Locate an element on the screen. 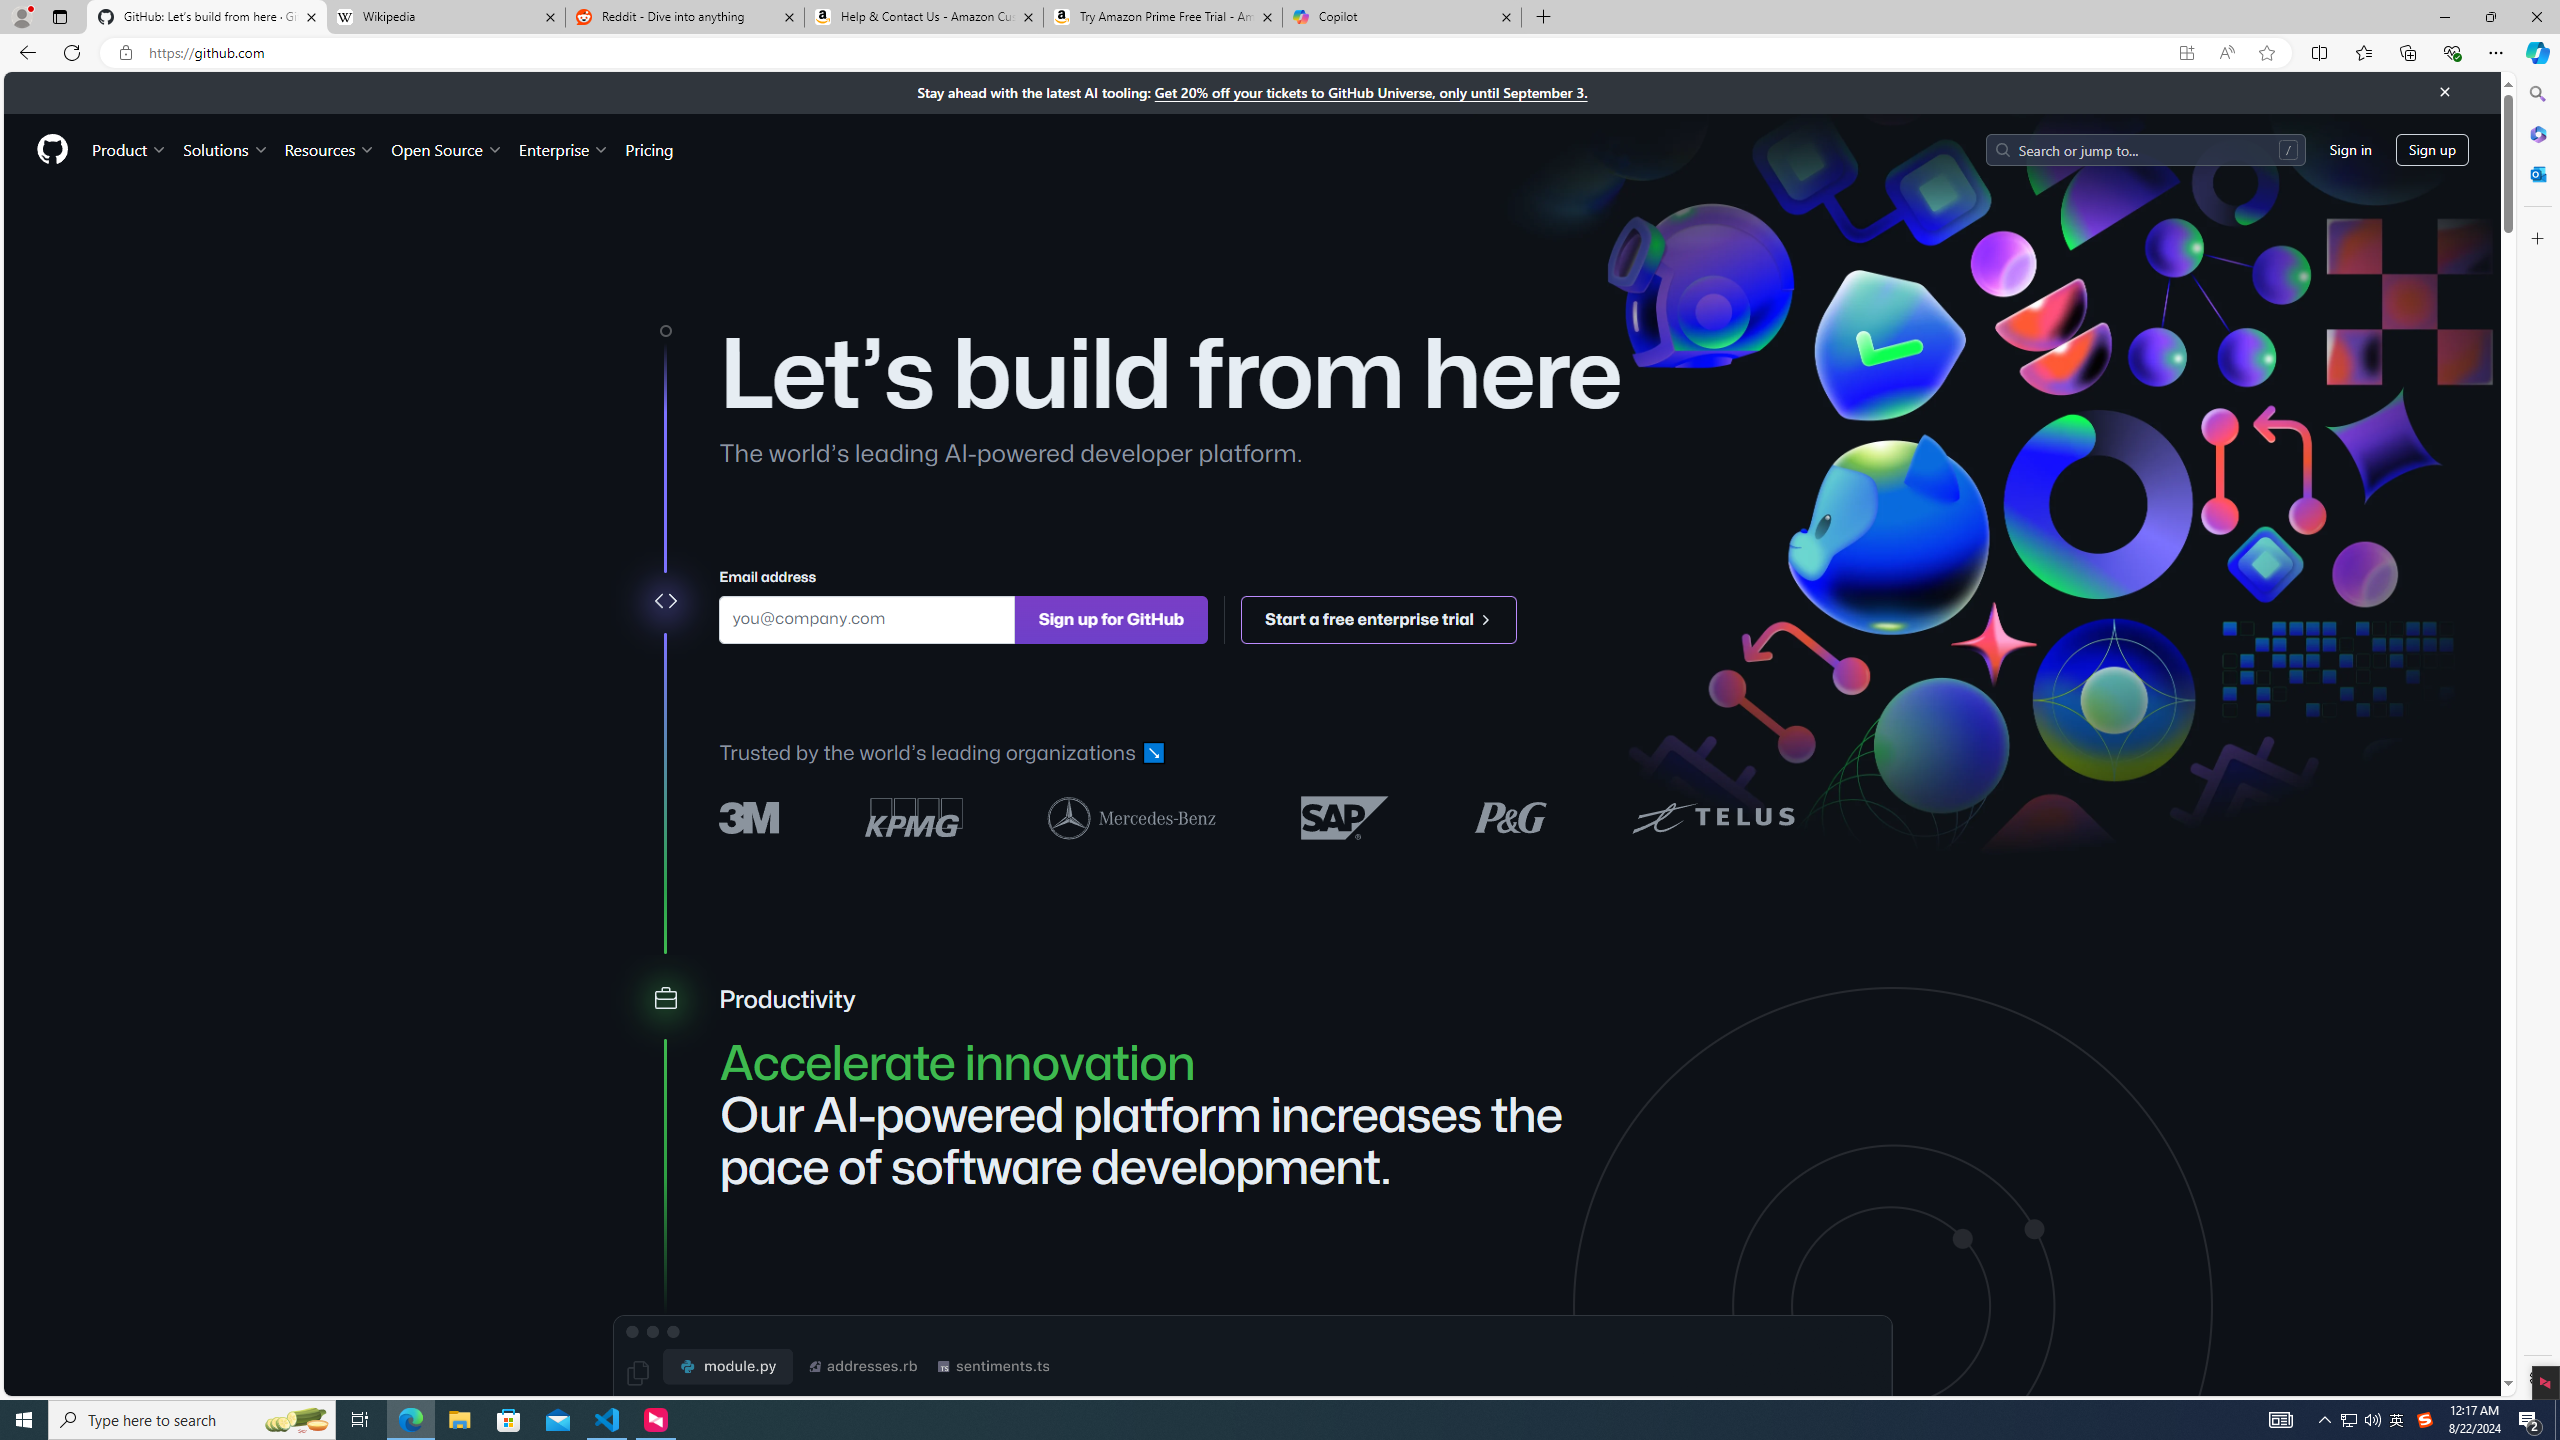 Image resolution: width=2560 pixels, height=1440 pixels. 'Copilot' is located at coordinates (1402, 16).